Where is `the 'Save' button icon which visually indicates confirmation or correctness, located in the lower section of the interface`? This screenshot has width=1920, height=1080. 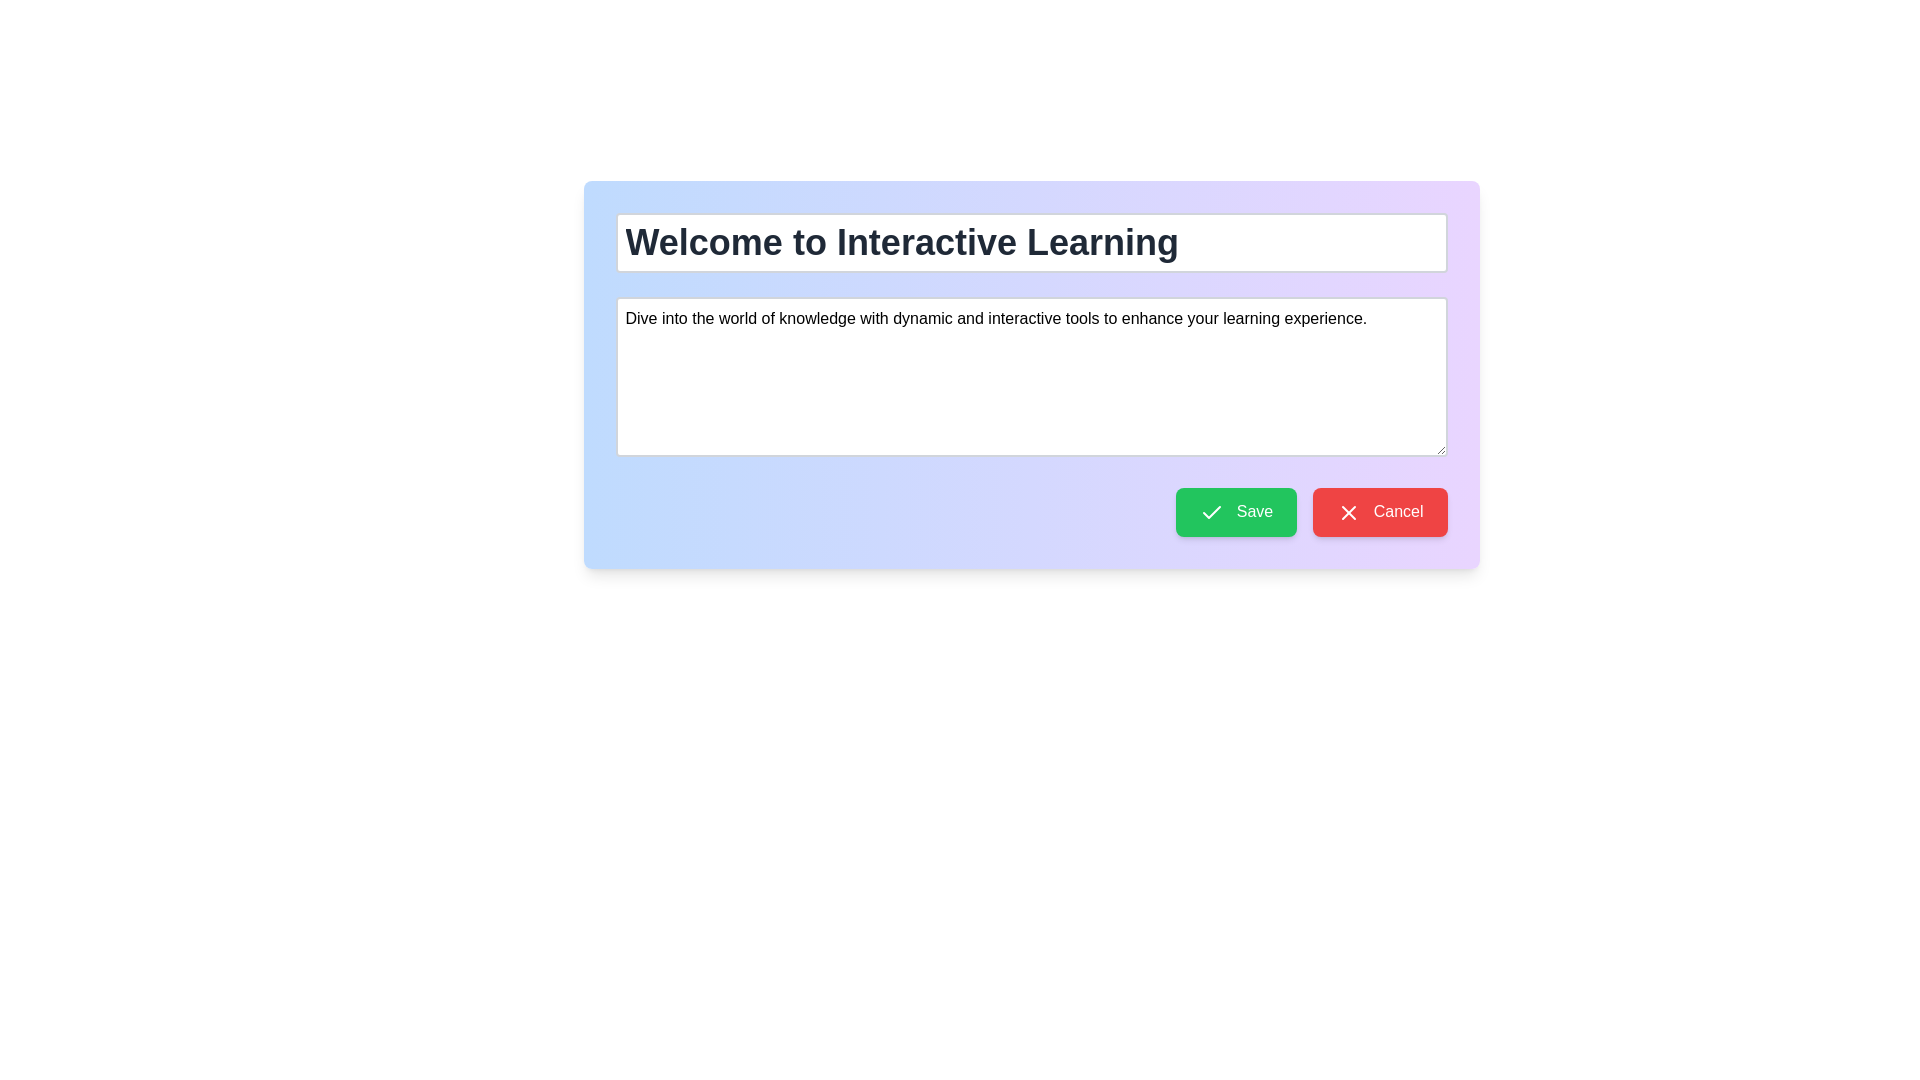
the 'Save' button icon which visually indicates confirmation or correctness, located in the lower section of the interface is located at coordinates (1211, 511).